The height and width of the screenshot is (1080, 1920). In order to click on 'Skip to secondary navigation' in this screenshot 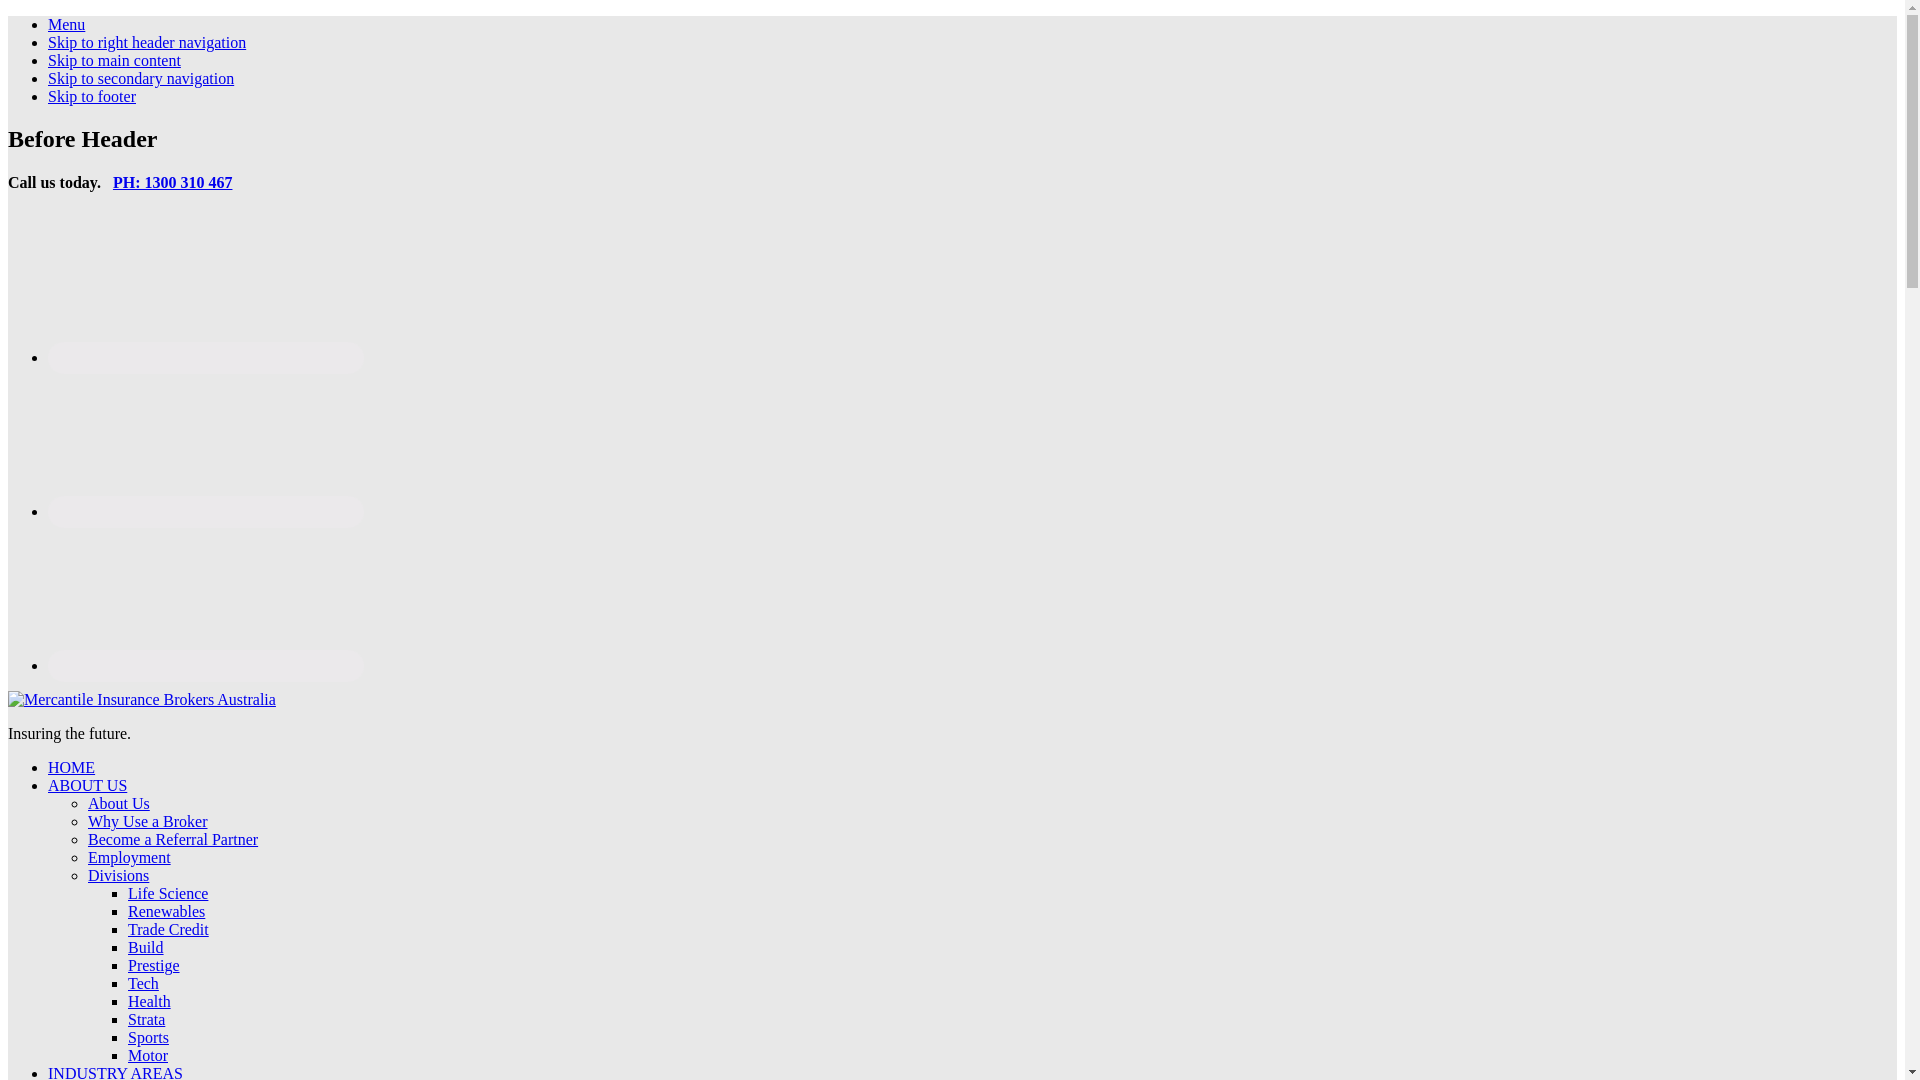, I will do `click(139, 77)`.